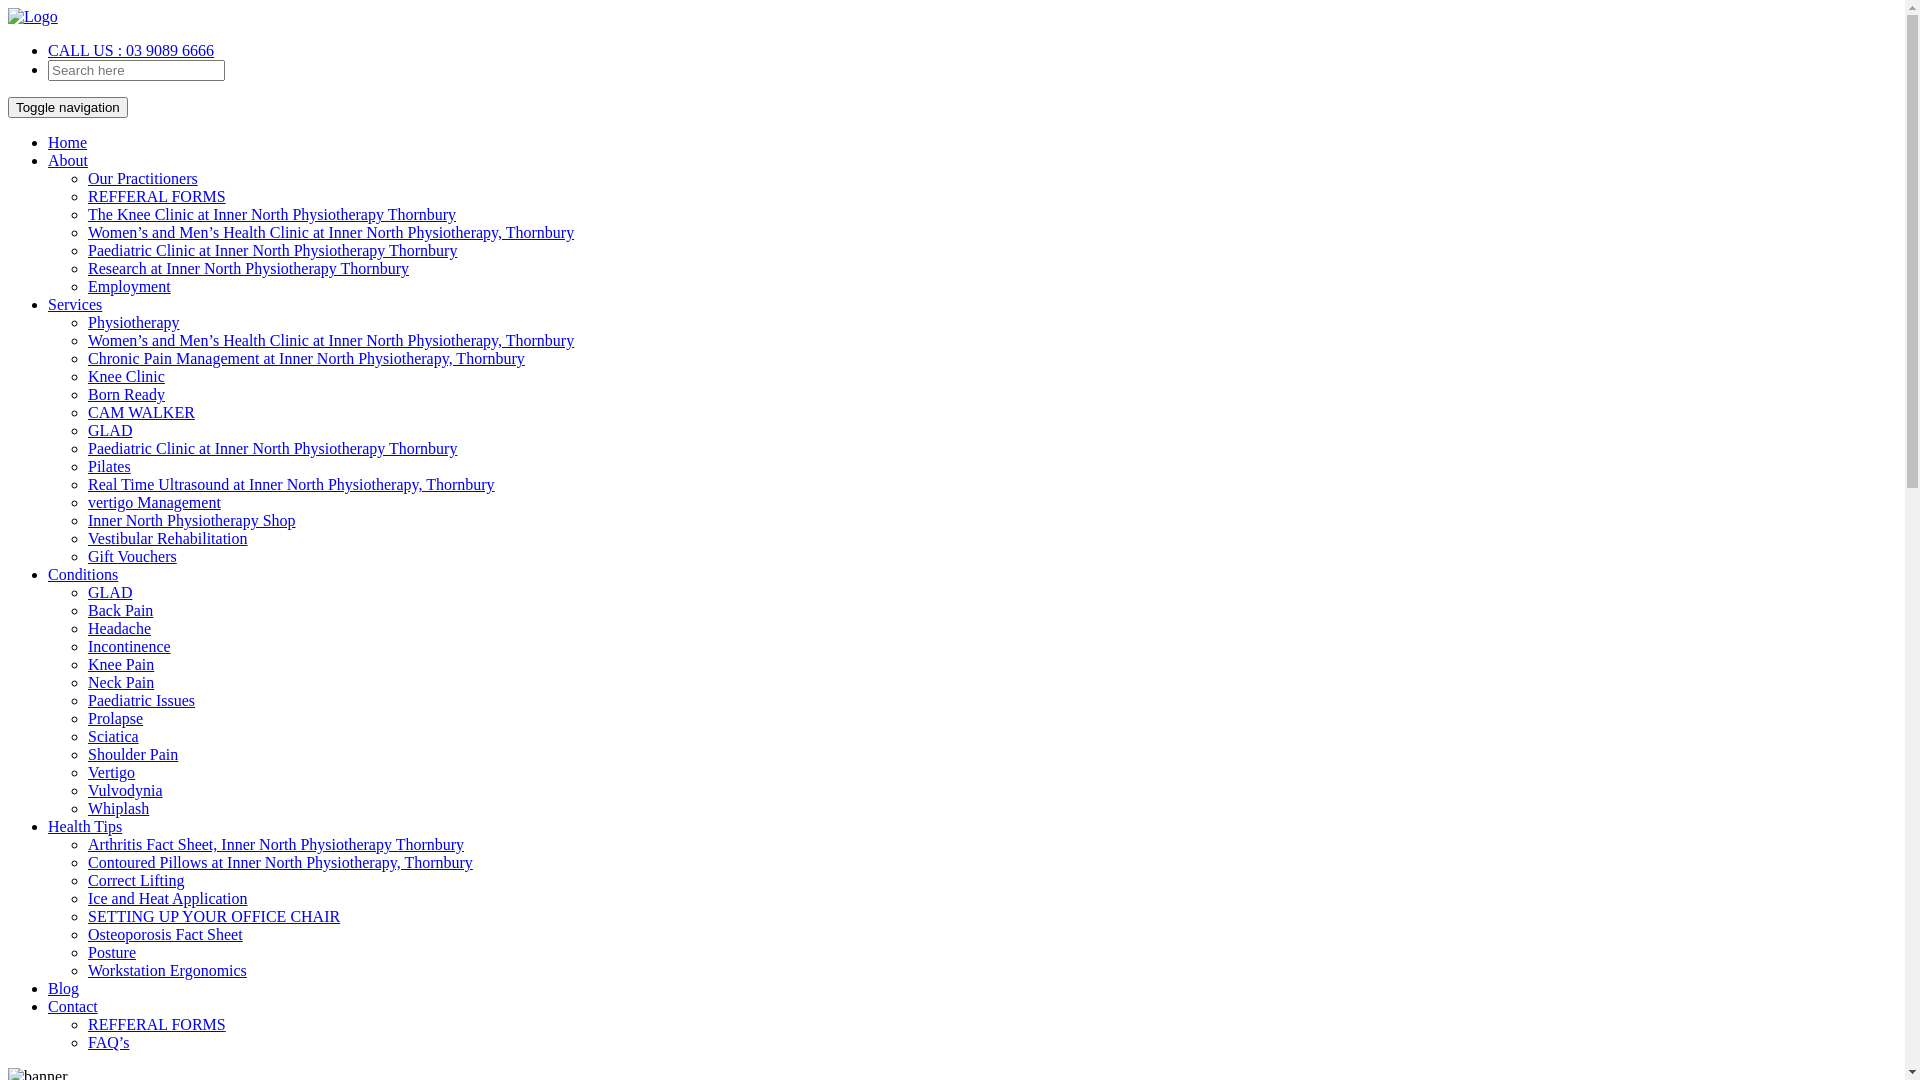 Image resolution: width=1920 pixels, height=1080 pixels. I want to click on 'Contact', so click(72, 1006).